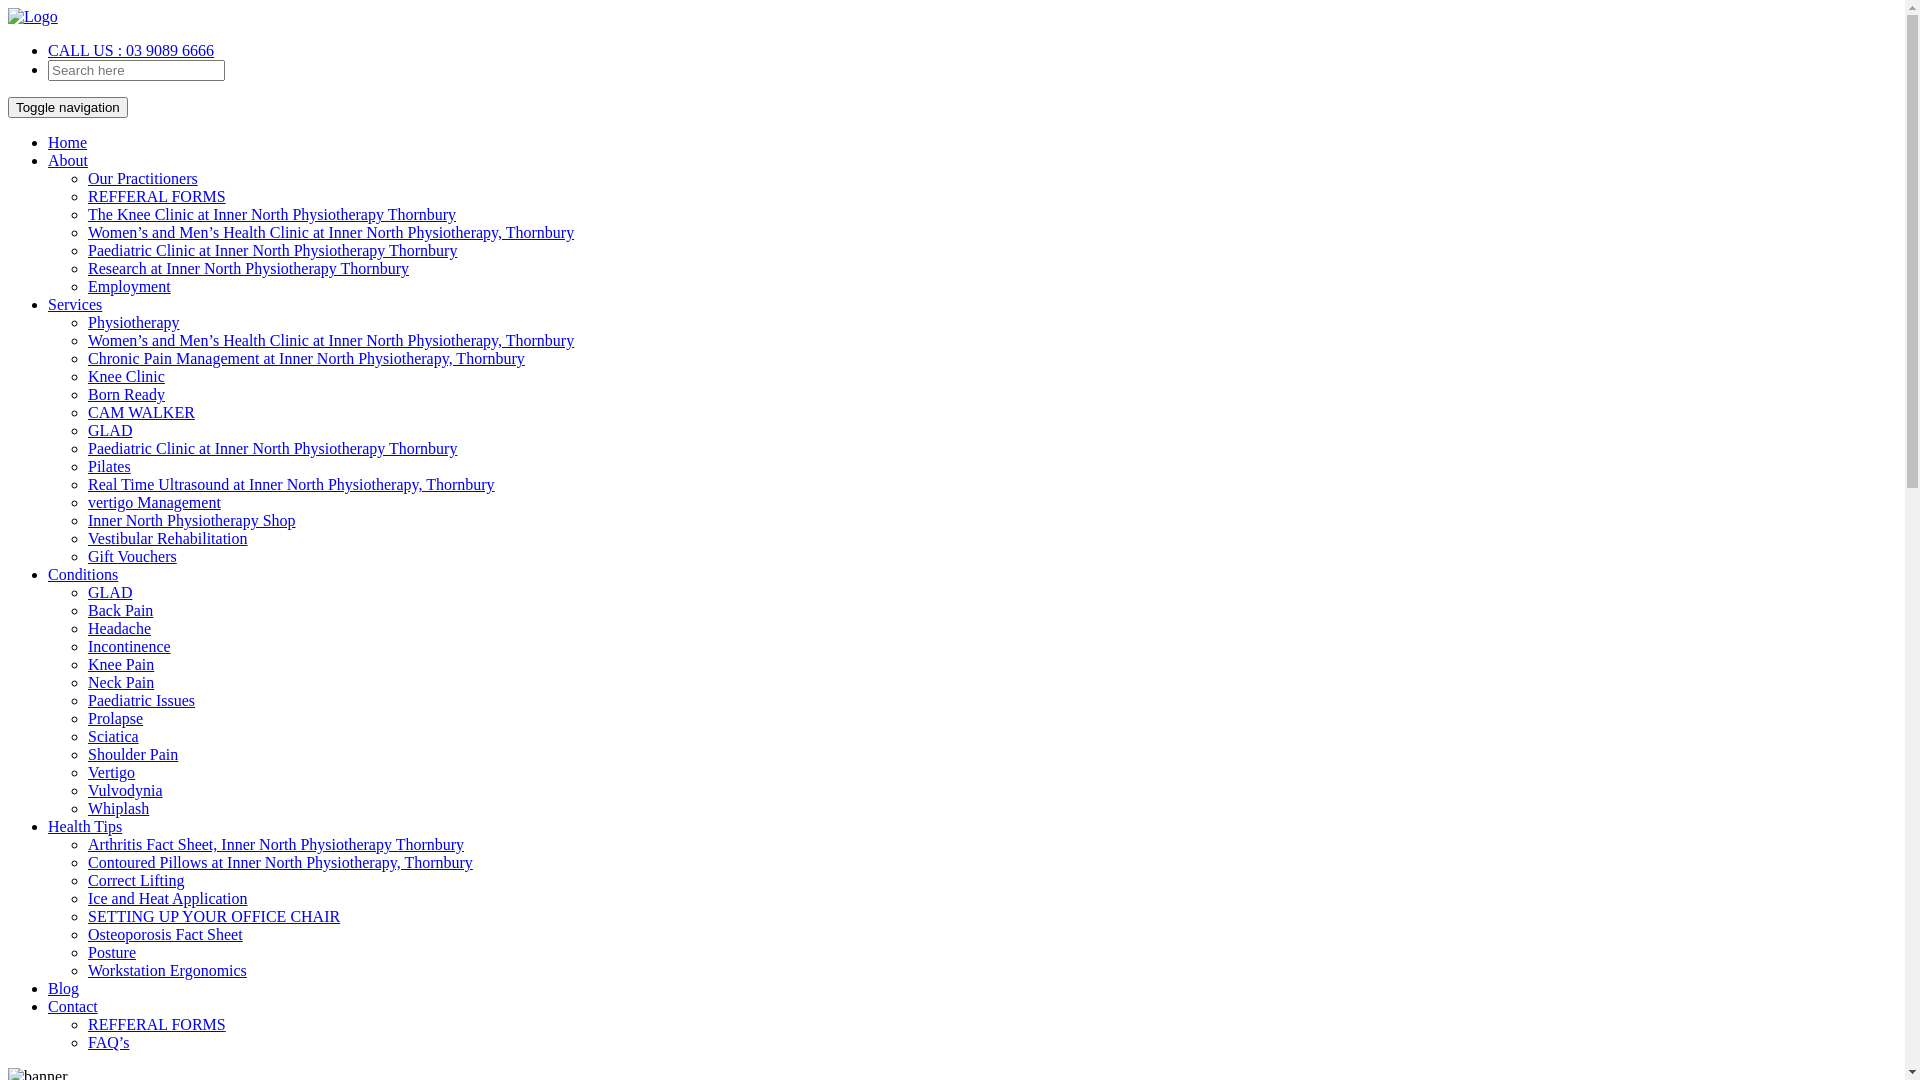 Image resolution: width=1920 pixels, height=1080 pixels. I want to click on 'Contact', so click(72, 1006).